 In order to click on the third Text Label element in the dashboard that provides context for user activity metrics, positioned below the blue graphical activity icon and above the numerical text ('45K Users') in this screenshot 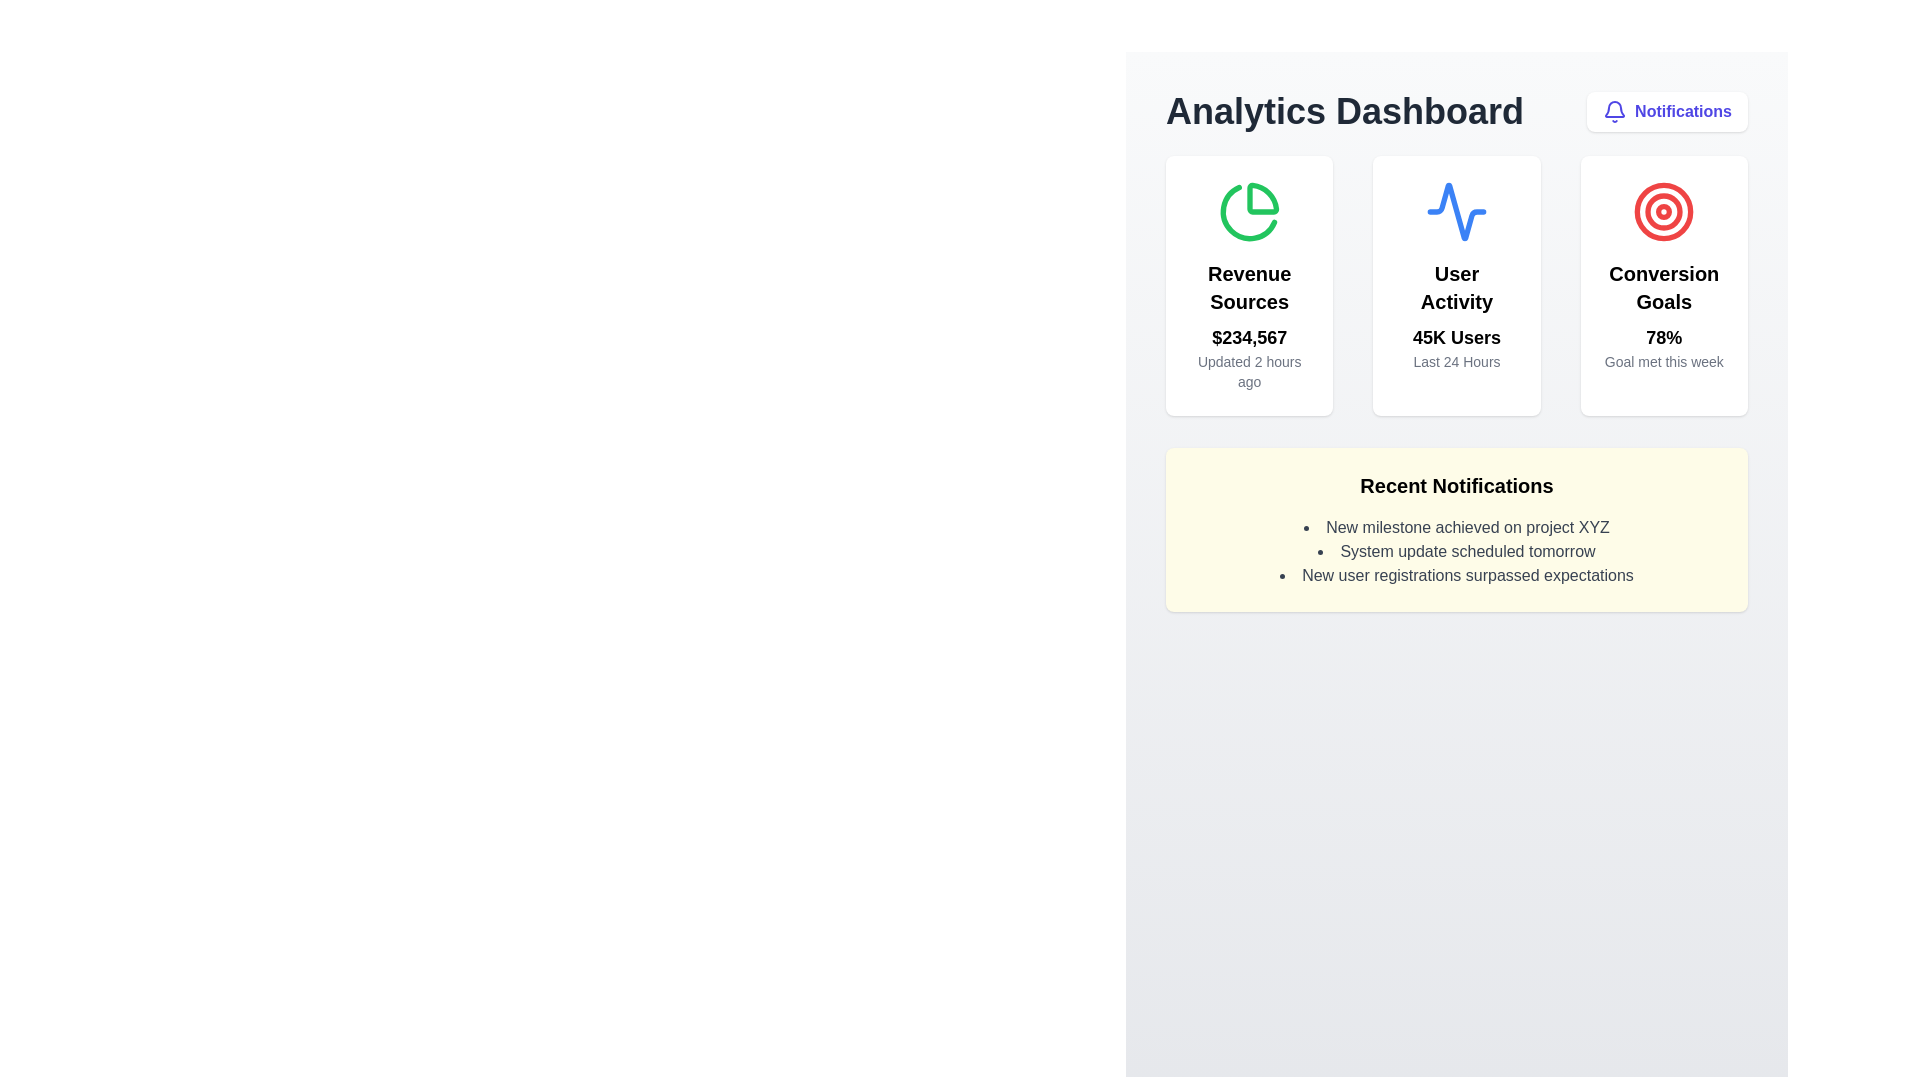, I will do `click(1456, 288)`.